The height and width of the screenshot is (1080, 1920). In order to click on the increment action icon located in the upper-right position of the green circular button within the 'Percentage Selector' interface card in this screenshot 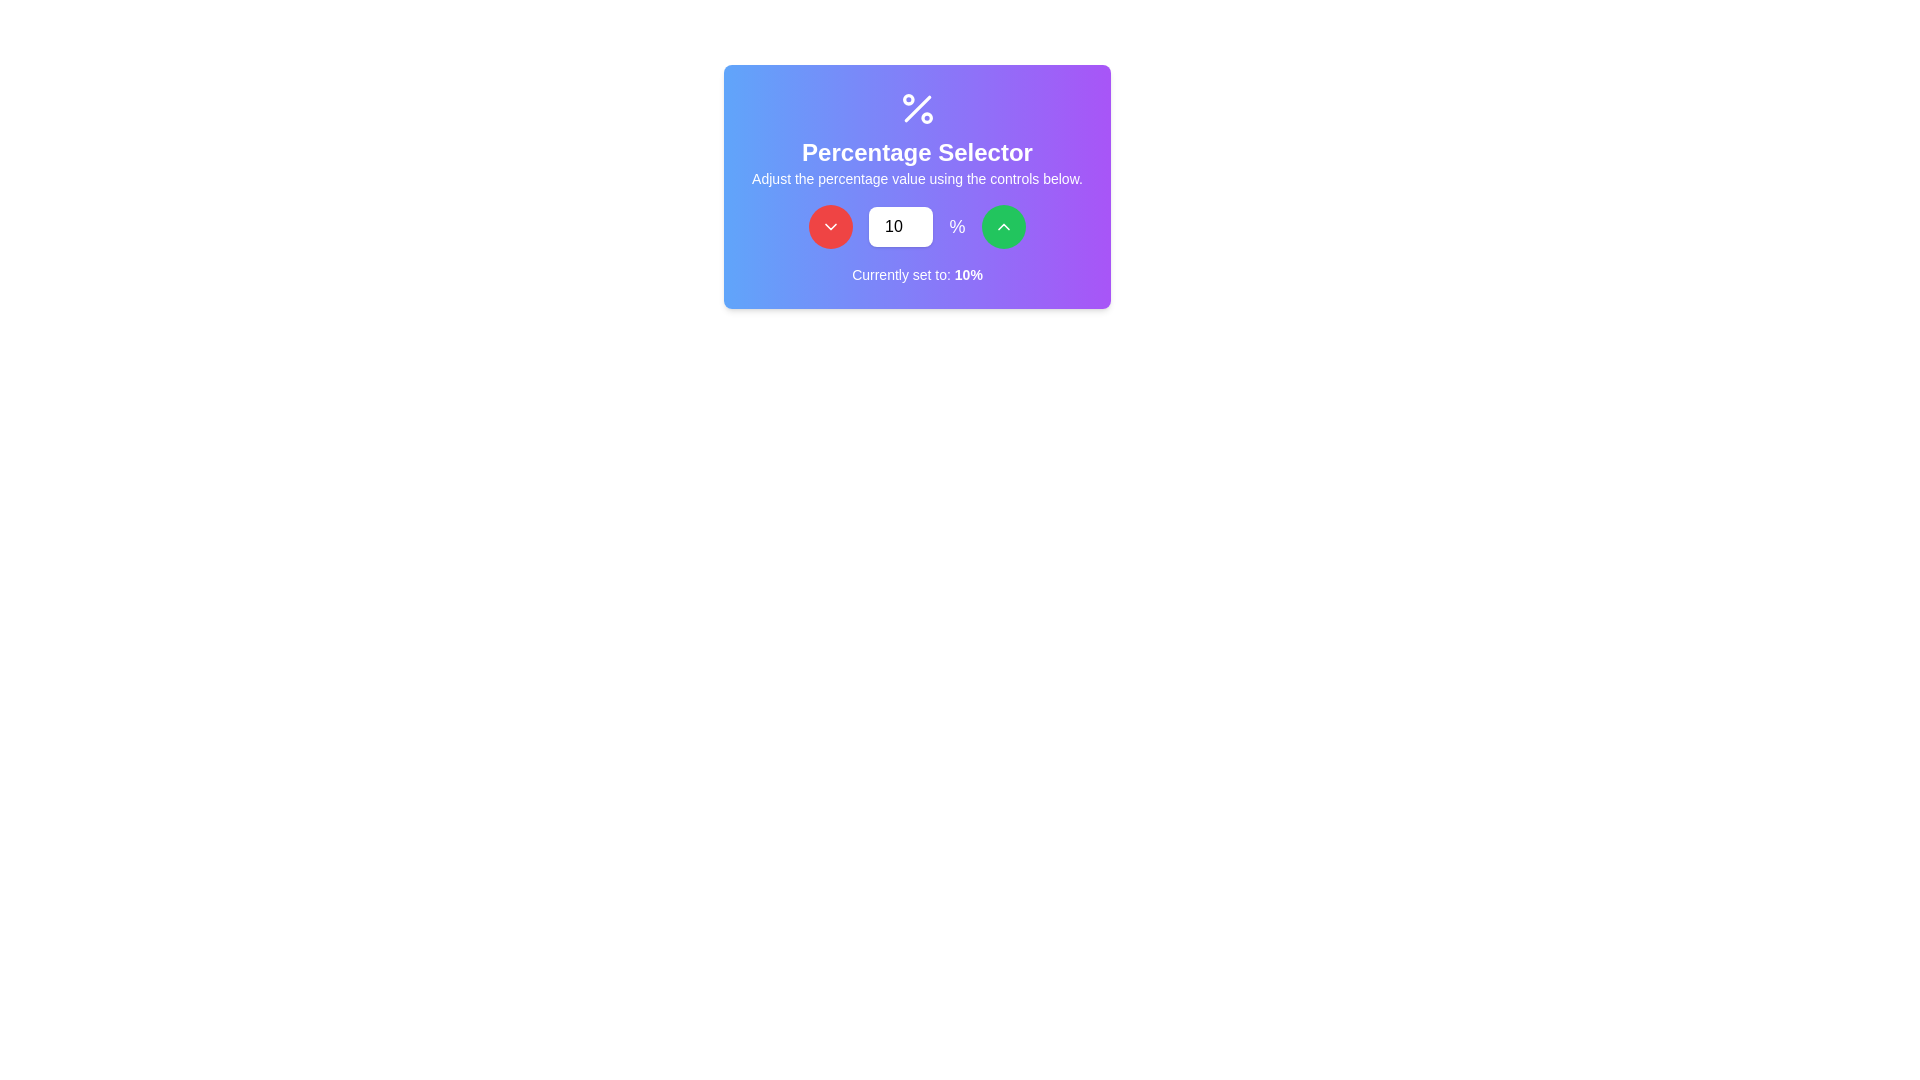, I will do `click(1003, 226)`.